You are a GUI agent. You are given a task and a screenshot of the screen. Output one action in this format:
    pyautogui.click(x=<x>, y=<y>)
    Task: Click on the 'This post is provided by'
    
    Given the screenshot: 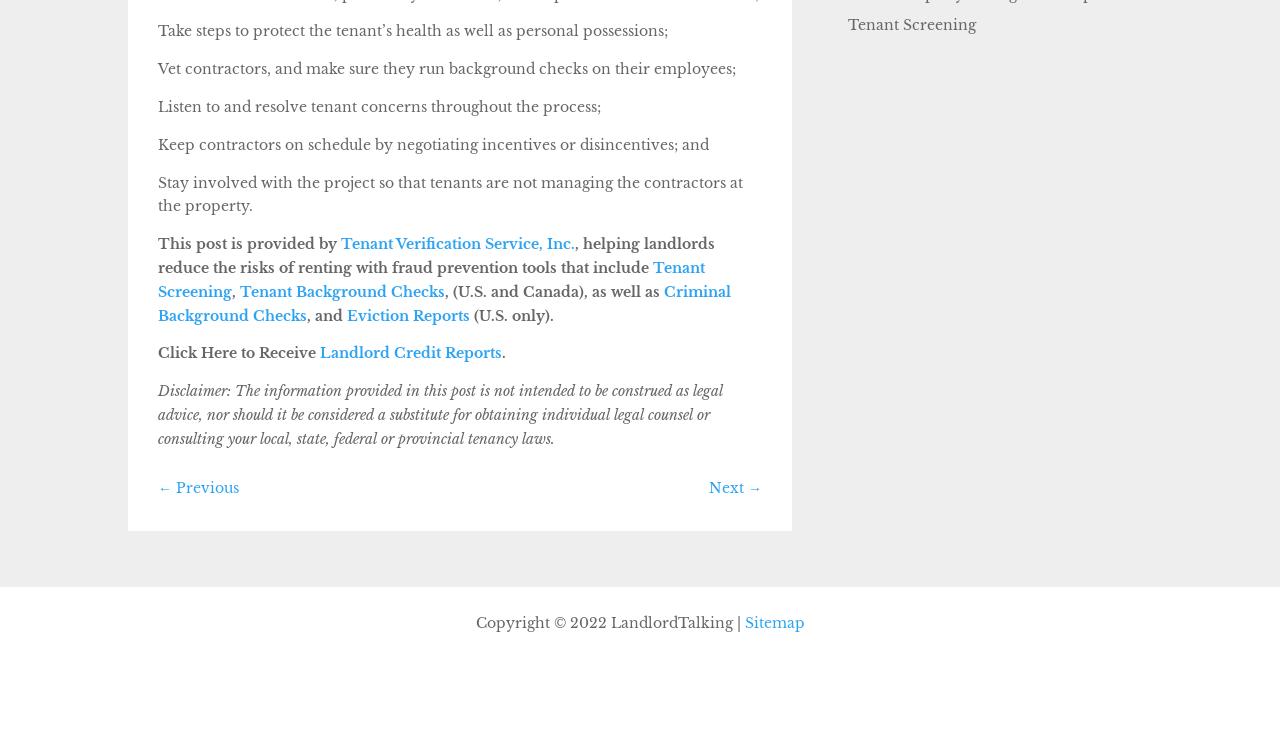 What is the action you would take?
    pyautogui.click(x=246, y=243)
    